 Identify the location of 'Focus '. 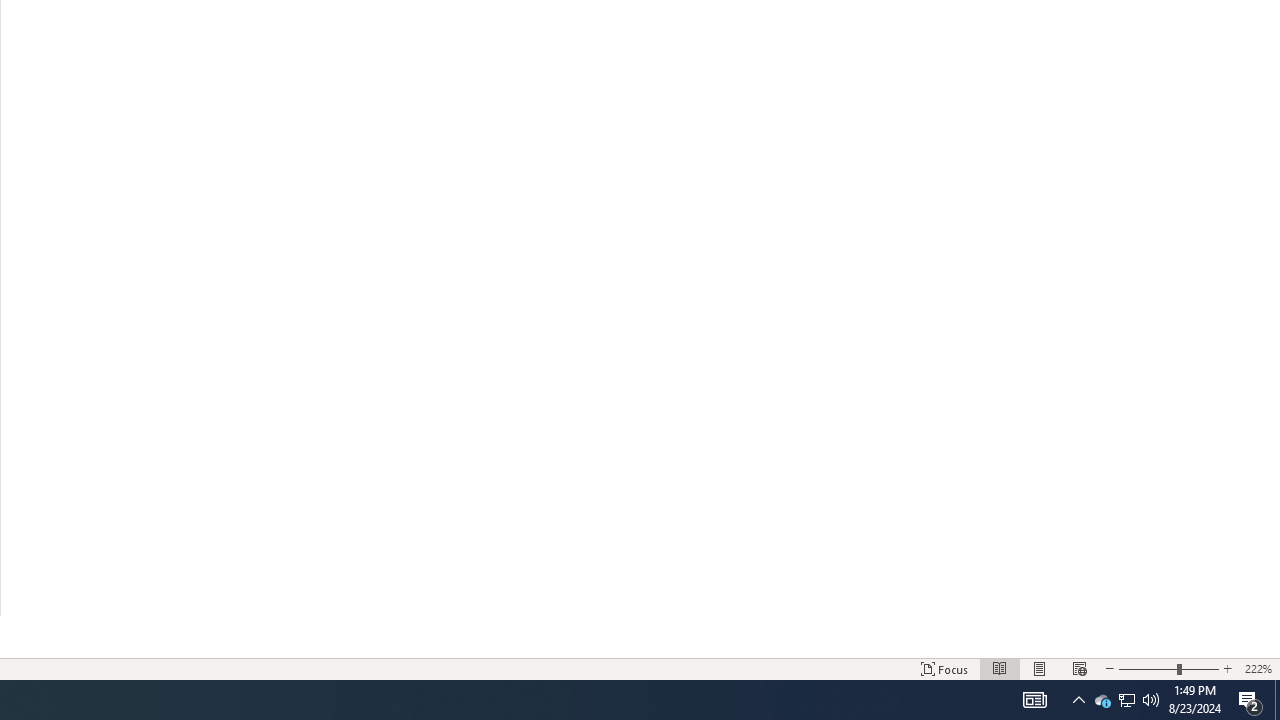
(943, 669).